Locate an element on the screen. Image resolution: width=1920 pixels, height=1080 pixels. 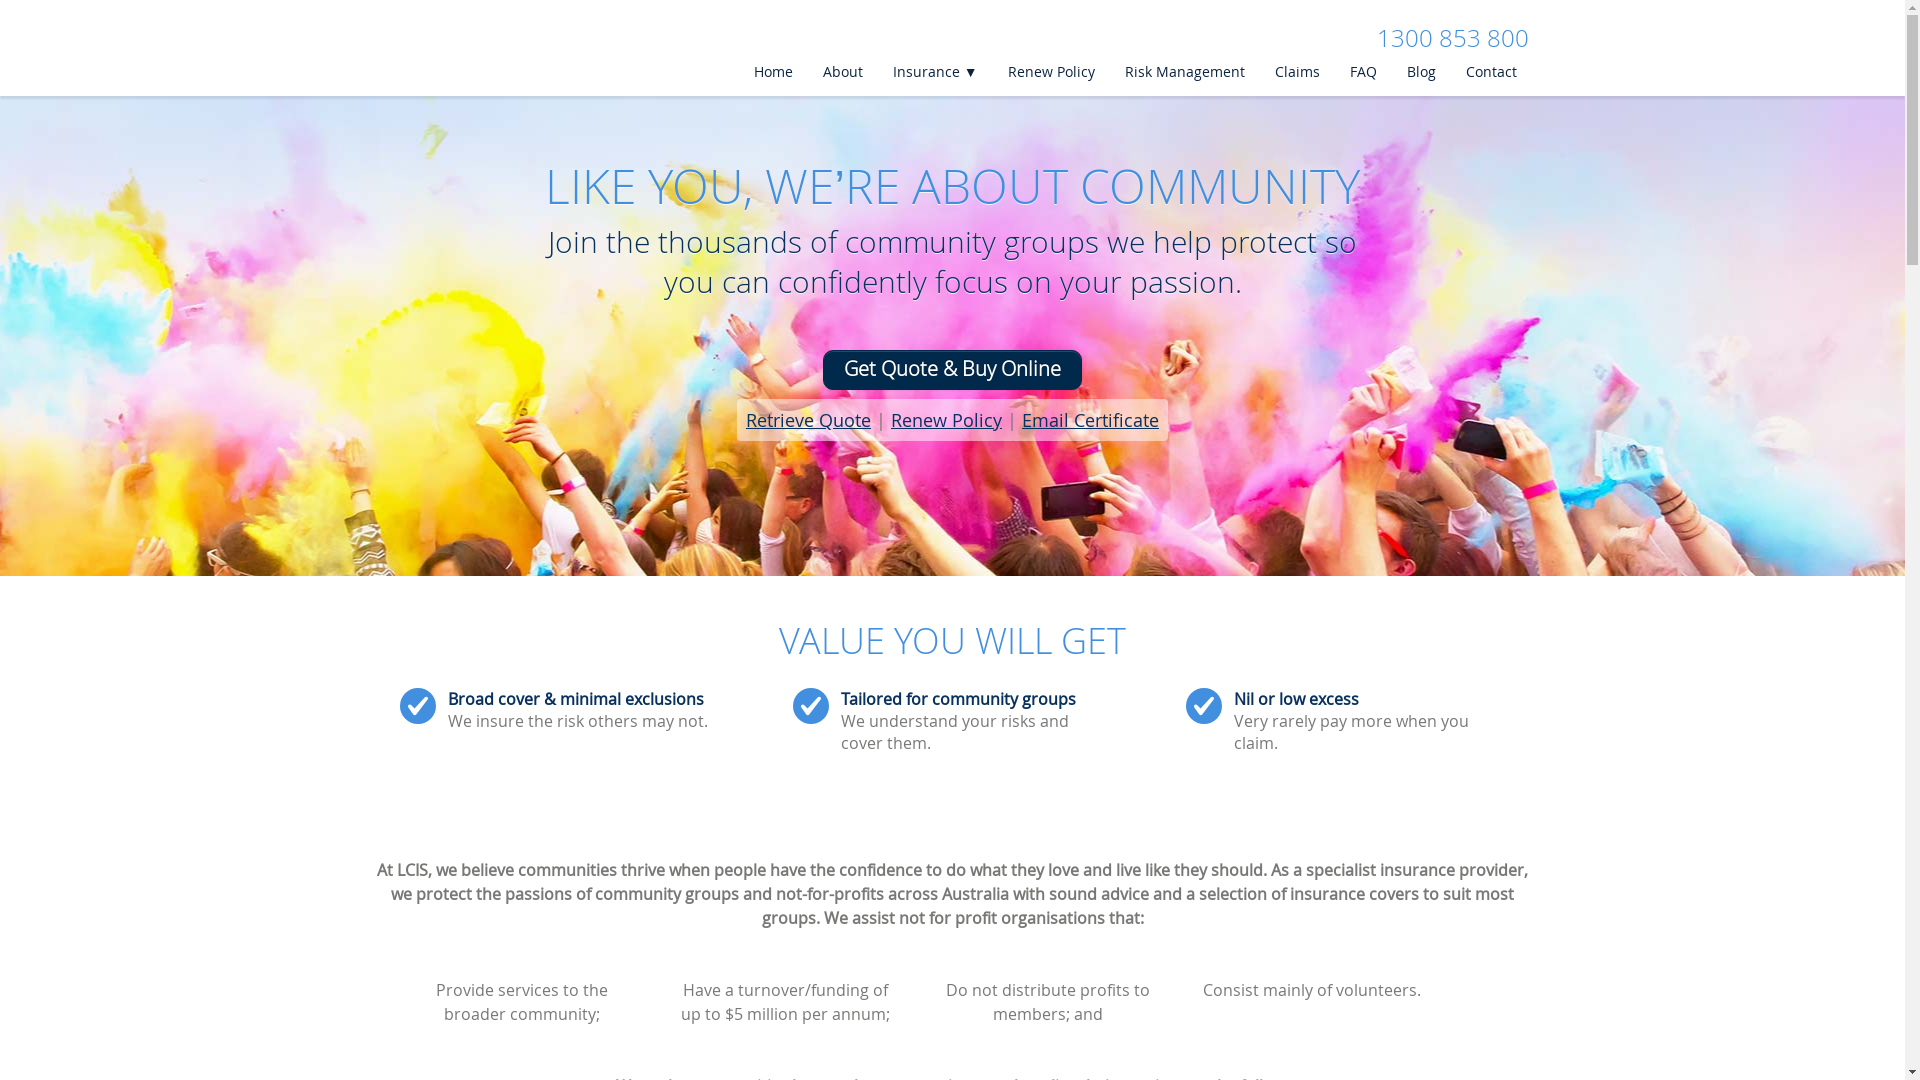
'About' is located at coordinates (841, 71).